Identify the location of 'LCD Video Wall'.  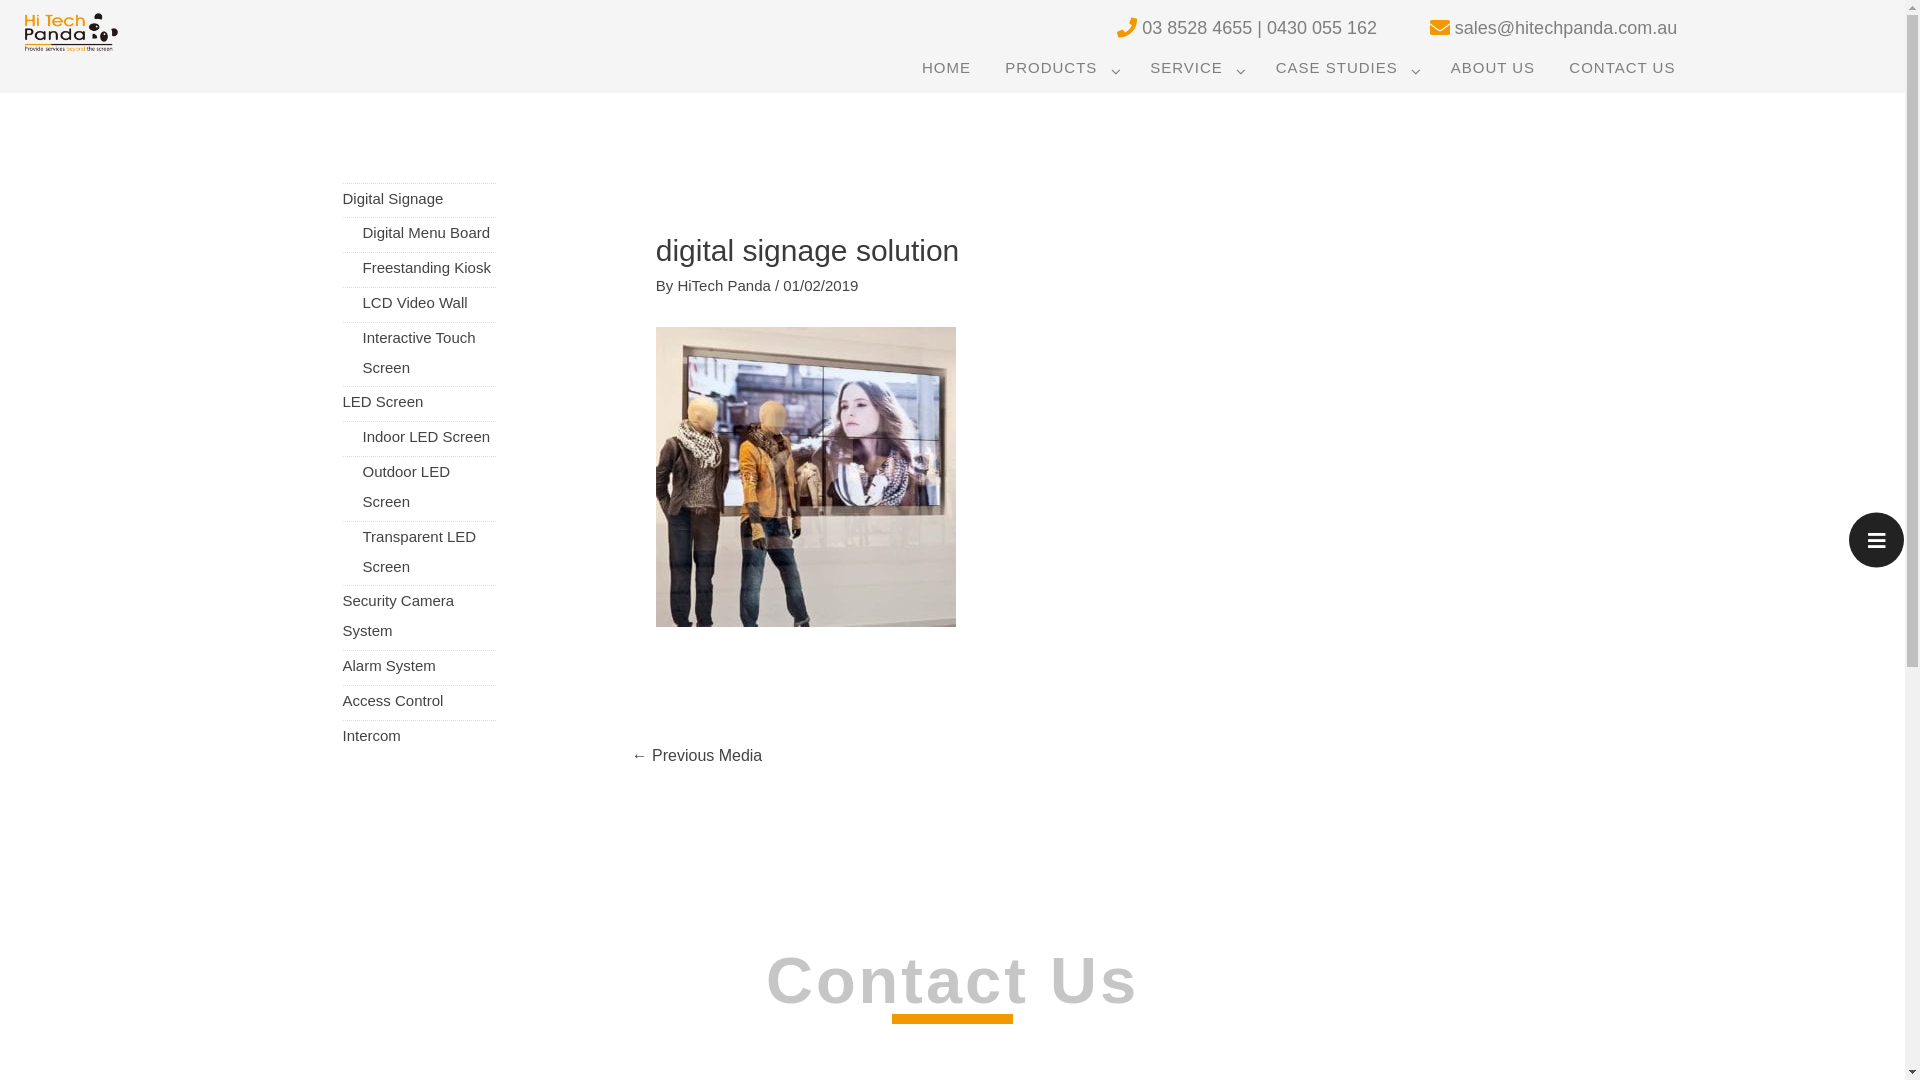
(413, 302).